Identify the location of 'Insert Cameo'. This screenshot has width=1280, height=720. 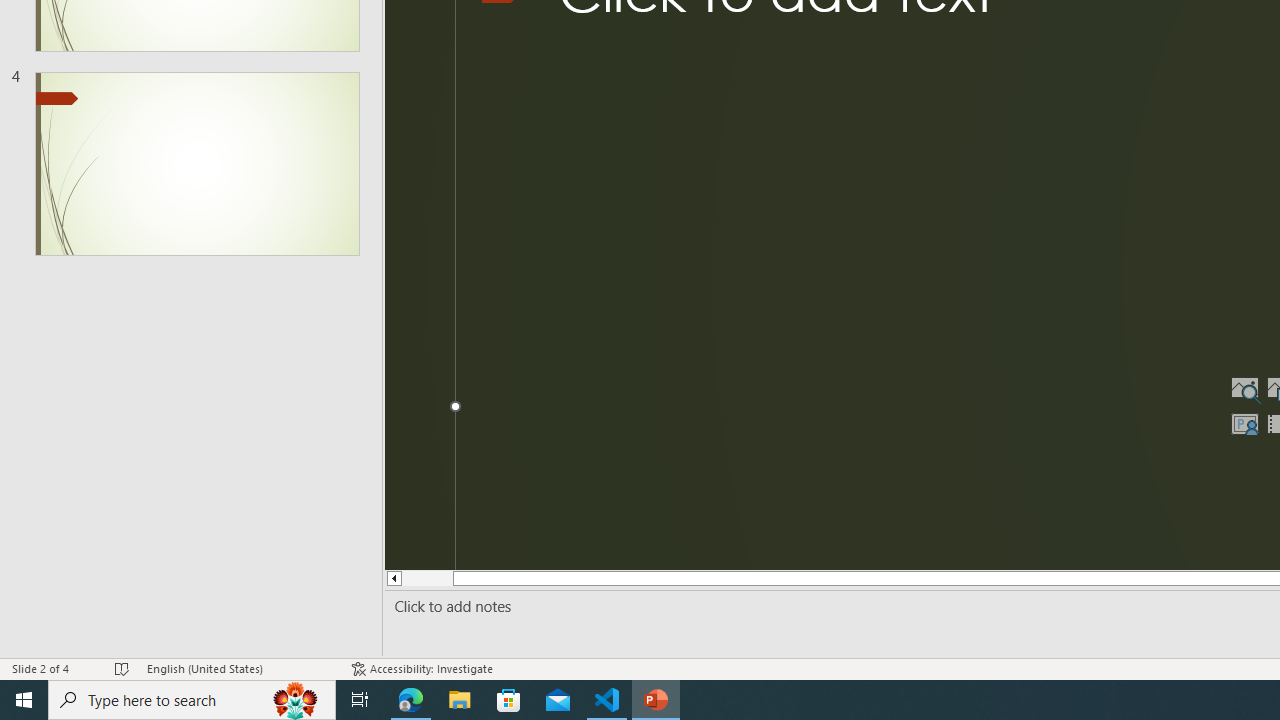
(1243, 423).